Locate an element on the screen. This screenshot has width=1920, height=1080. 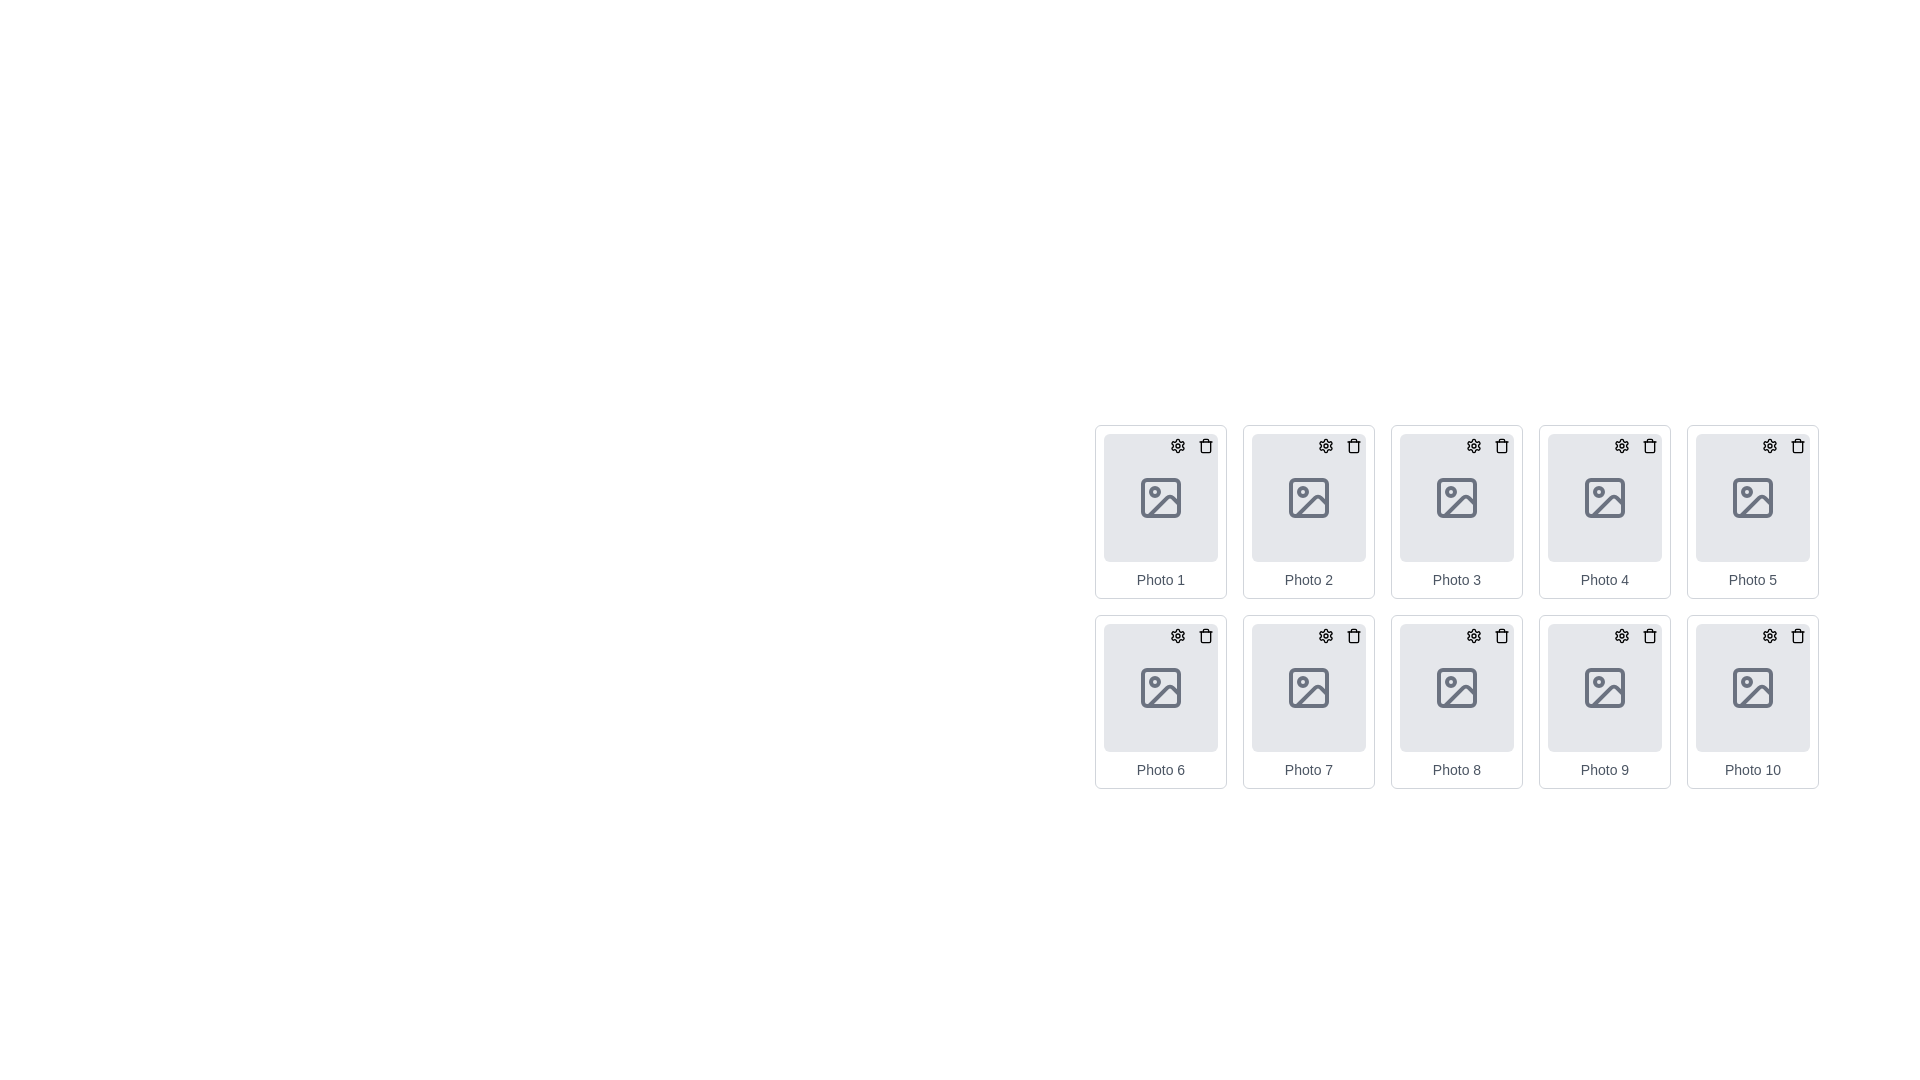
the Settings Icon button located at the top-right corner of the 'Photo 8' block is located at coordinates (1473, 636).